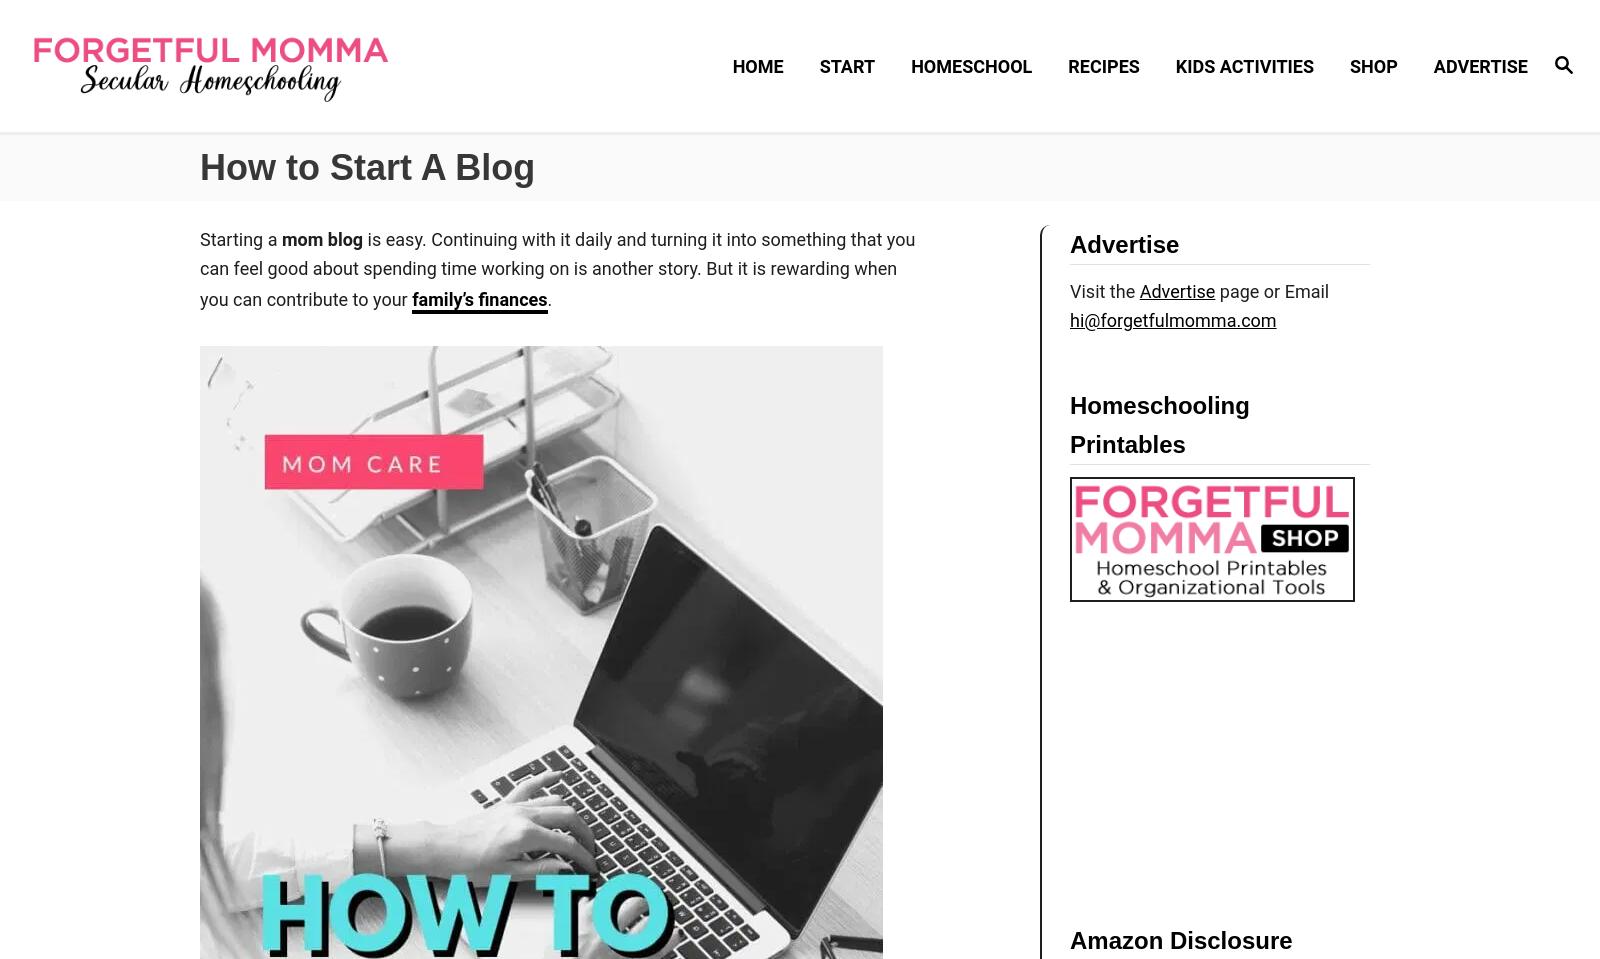 The image size is (1600, 959). What do you see at coordinates (1172, 319) in the screenshot?
I see `'hi@forgetfulmomma.com'` at bounding box center [1172, 319].